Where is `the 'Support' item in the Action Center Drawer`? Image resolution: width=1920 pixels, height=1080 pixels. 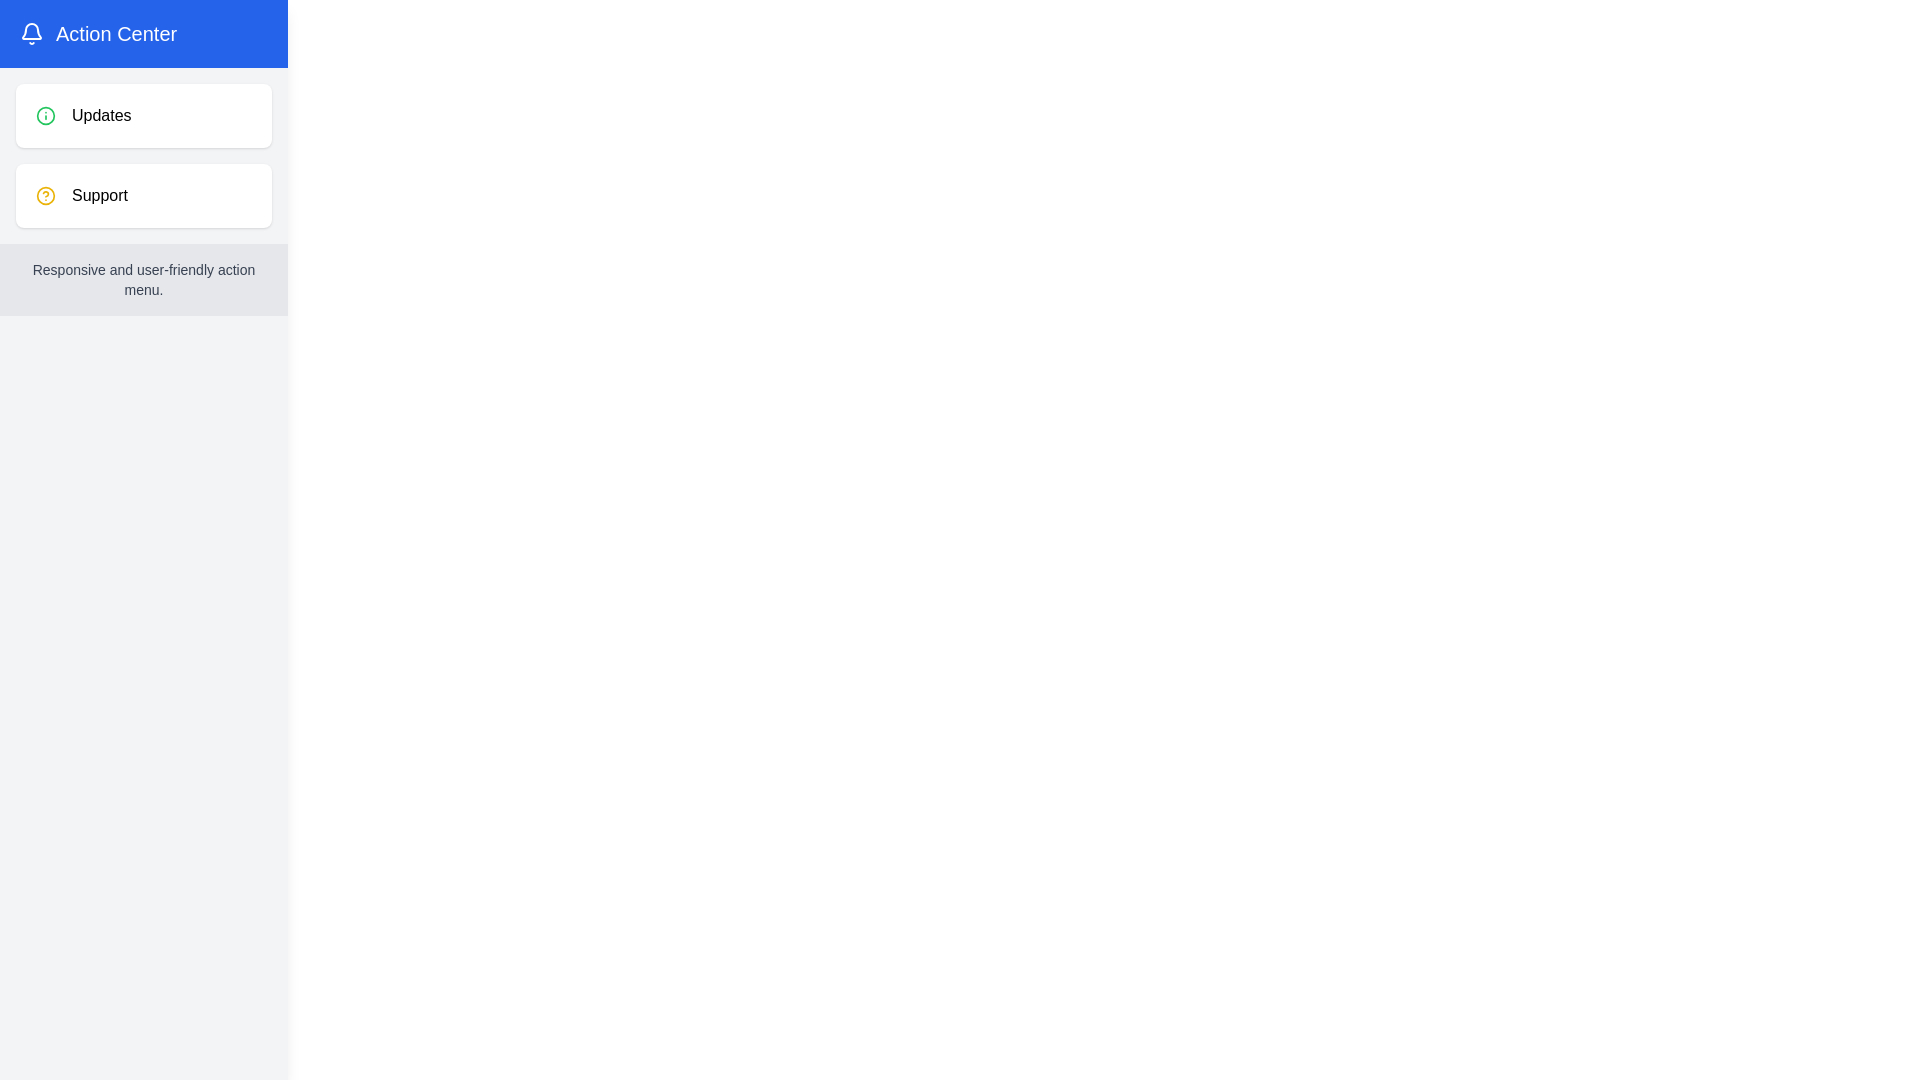
the 'Support' item in the Action Center Drawer is located at coordinates (143, 196).